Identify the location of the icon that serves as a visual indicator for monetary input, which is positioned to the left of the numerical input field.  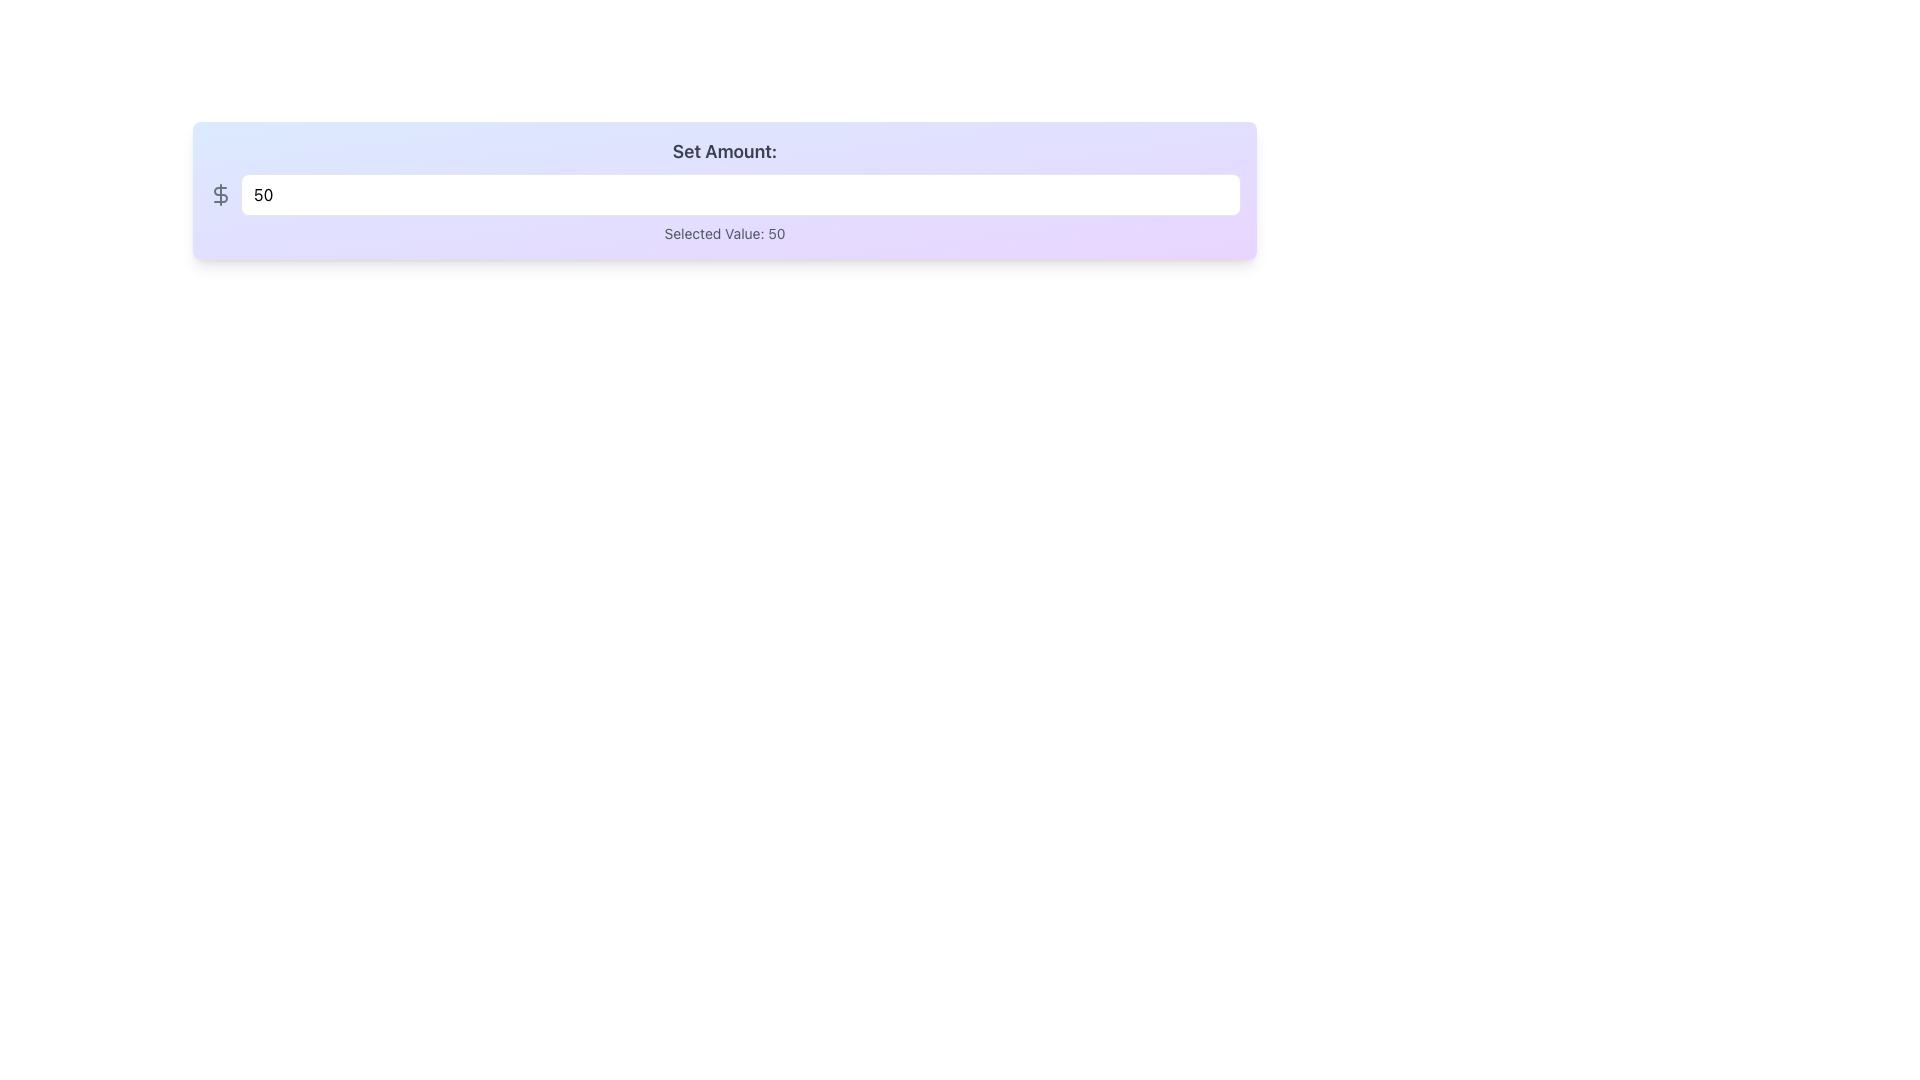
(220, 195).